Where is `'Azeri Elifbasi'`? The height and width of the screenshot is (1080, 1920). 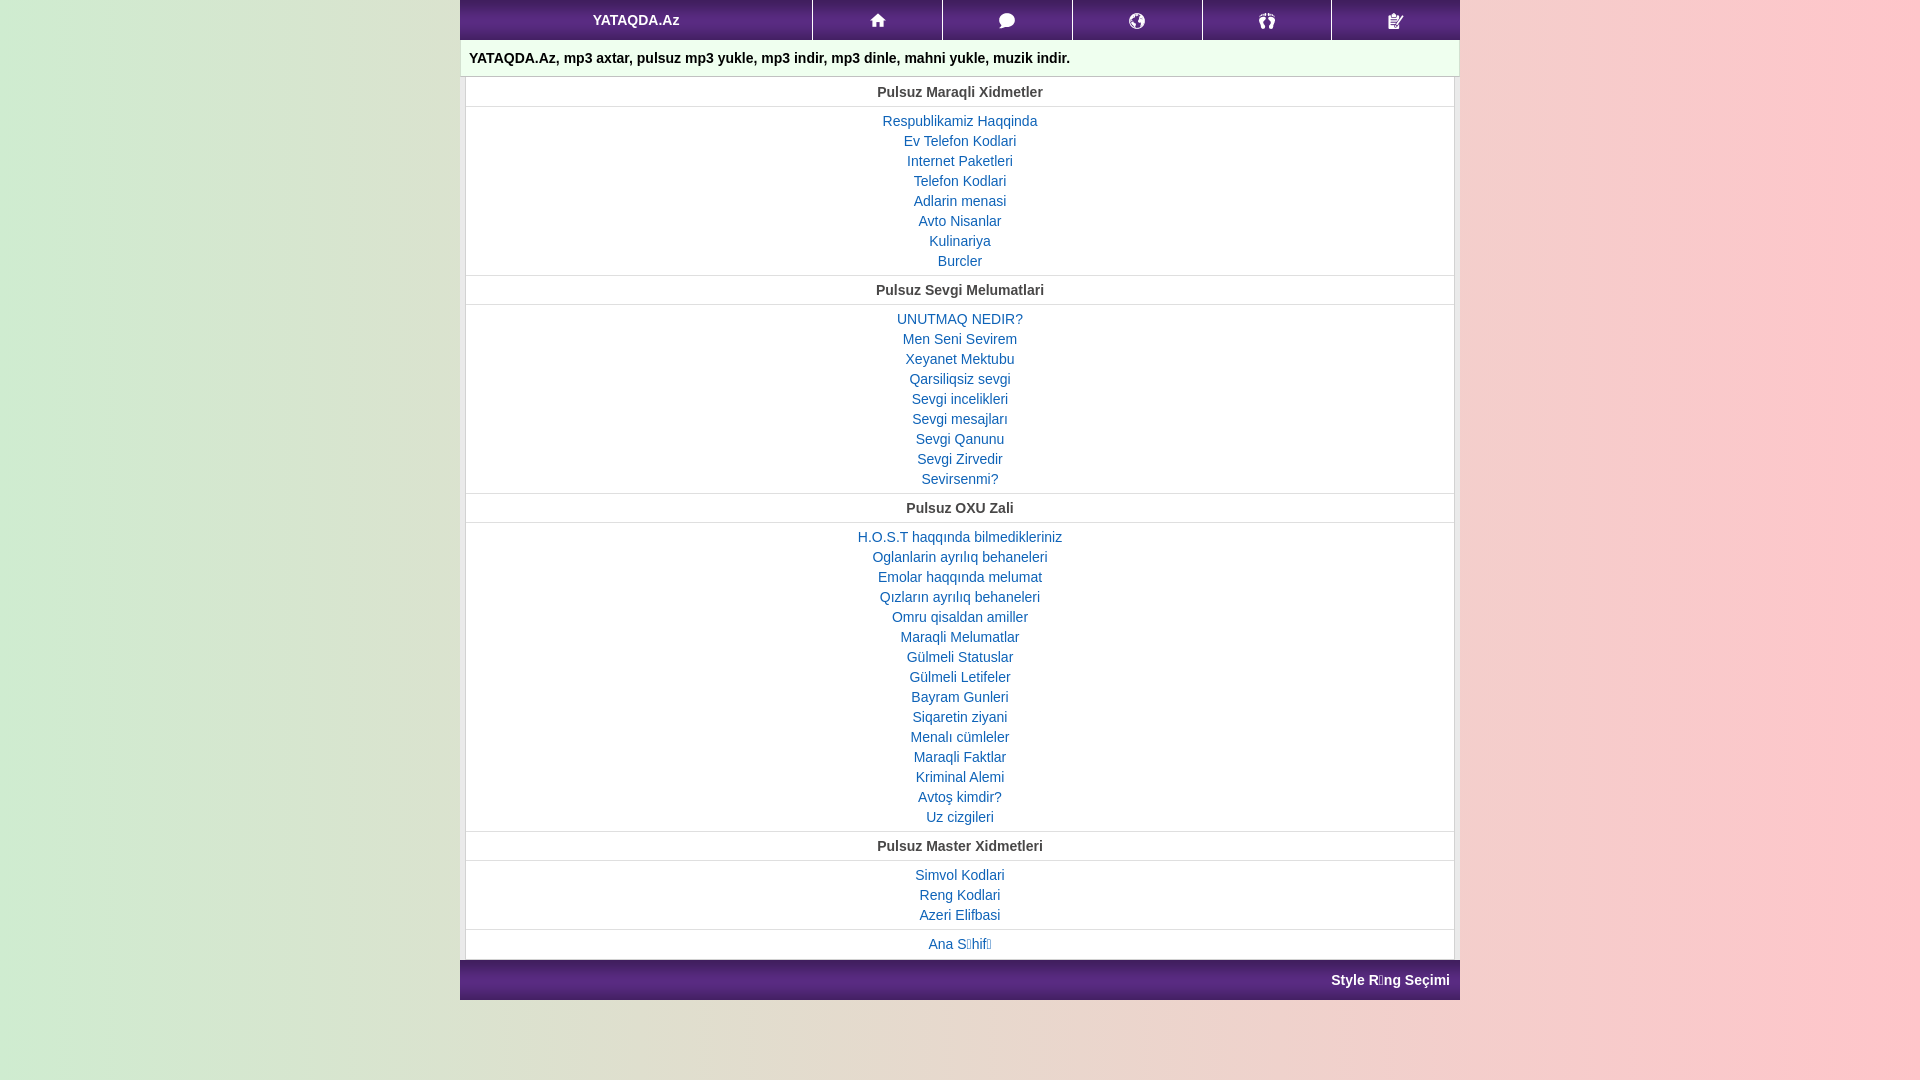 'Azeri Elifbasi' is located at coordinates (960, 914).